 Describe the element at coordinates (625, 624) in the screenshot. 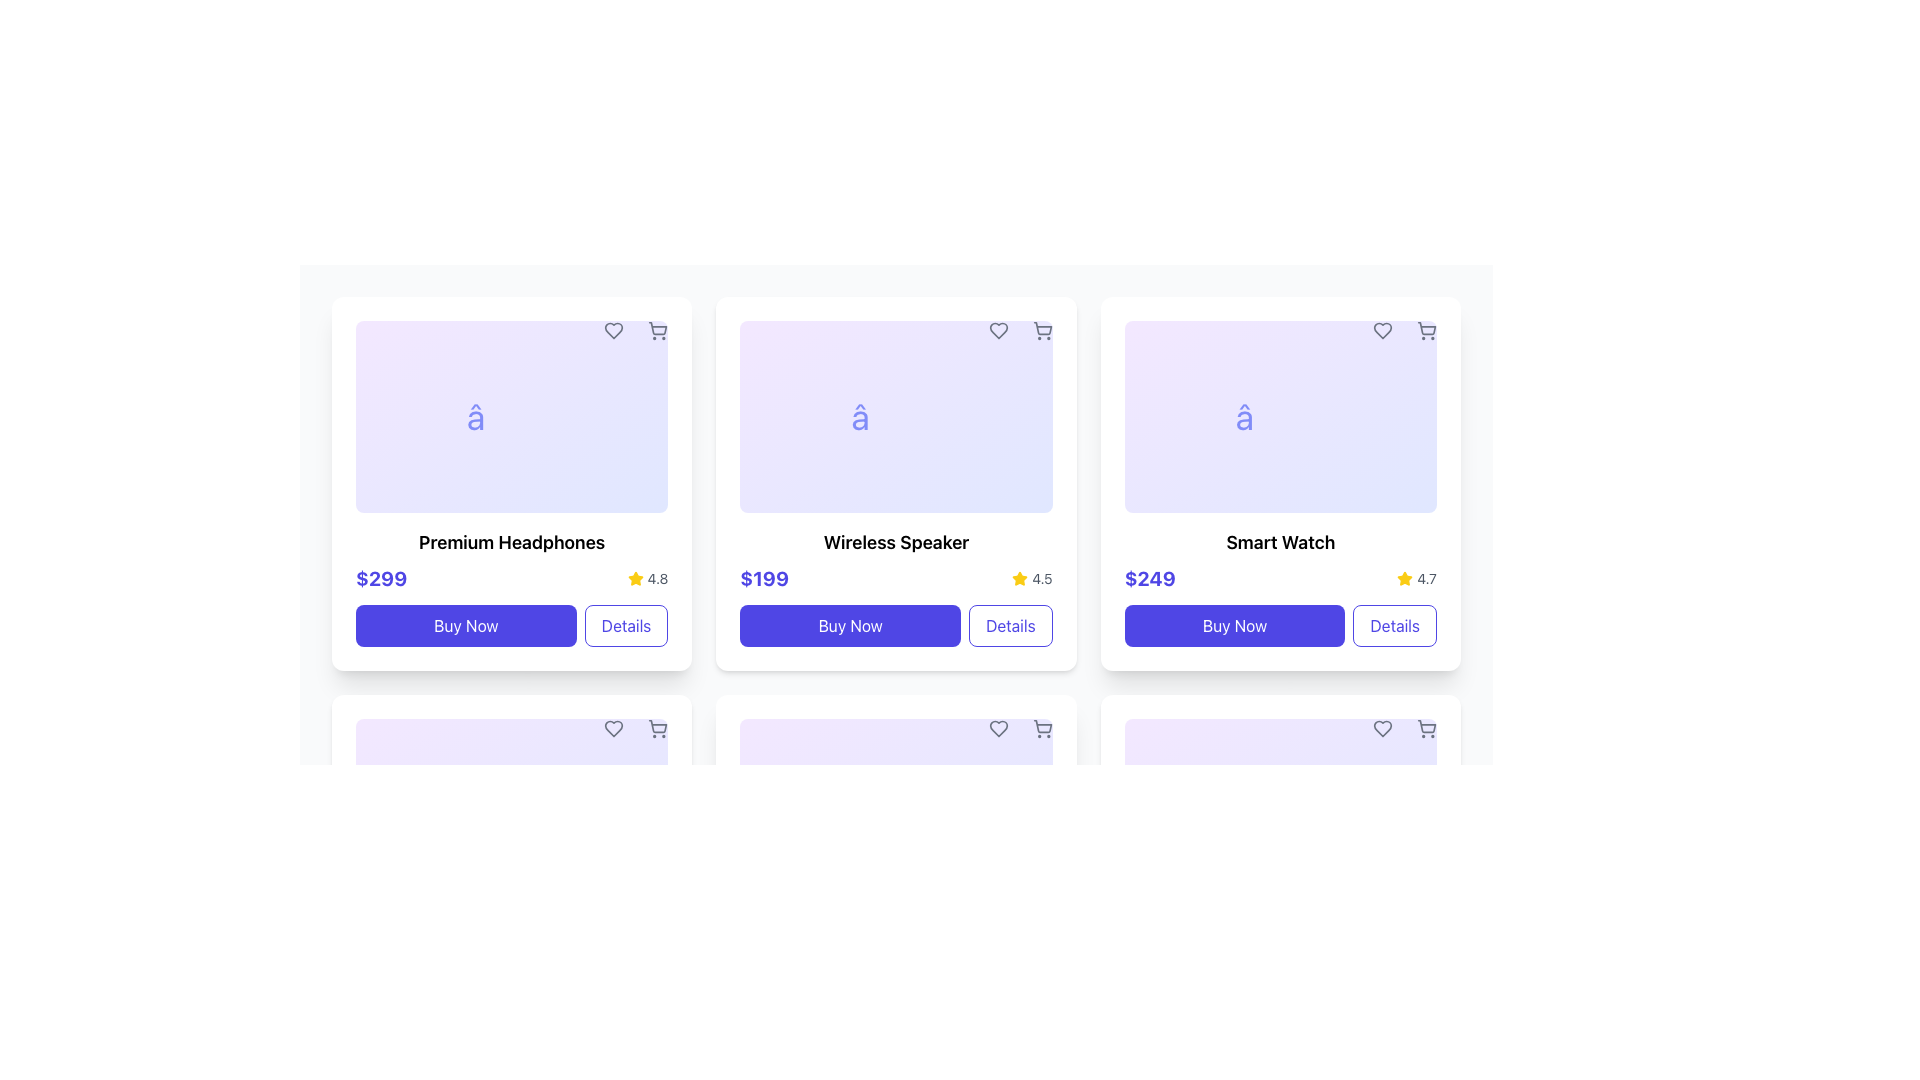

I see `the 'Details' button, which is a rectangular button with rounded corners and an indigo border, located immediately to the right of the 'Buy Now' button in the product actions section of the Premium Headphones card` at that location.